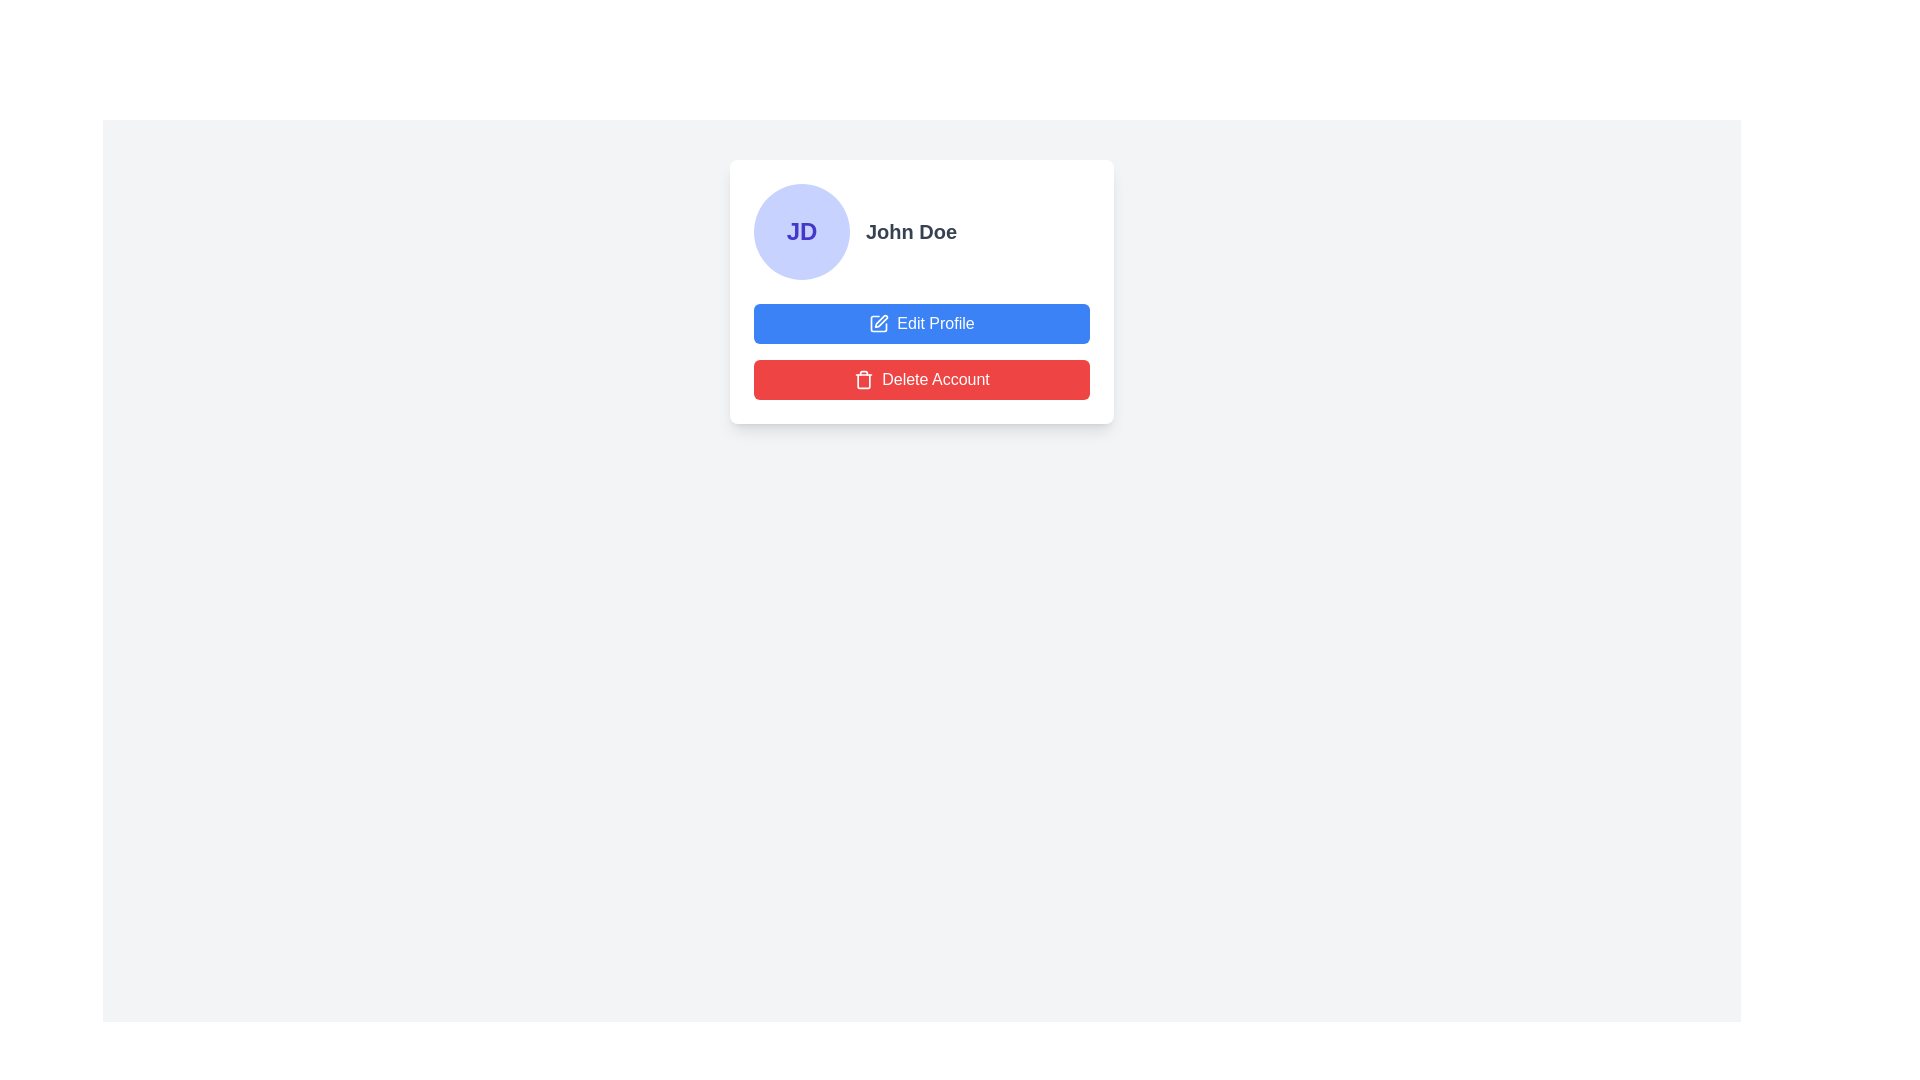  What do you see at coordinates (864, 380) in the screenshot?
I see `the graphical representation of the trash can icon located on the 'Delete Account' button, which has a red background and is positioned below the 'Edit Profile' button` at bounding box center [864, 380].